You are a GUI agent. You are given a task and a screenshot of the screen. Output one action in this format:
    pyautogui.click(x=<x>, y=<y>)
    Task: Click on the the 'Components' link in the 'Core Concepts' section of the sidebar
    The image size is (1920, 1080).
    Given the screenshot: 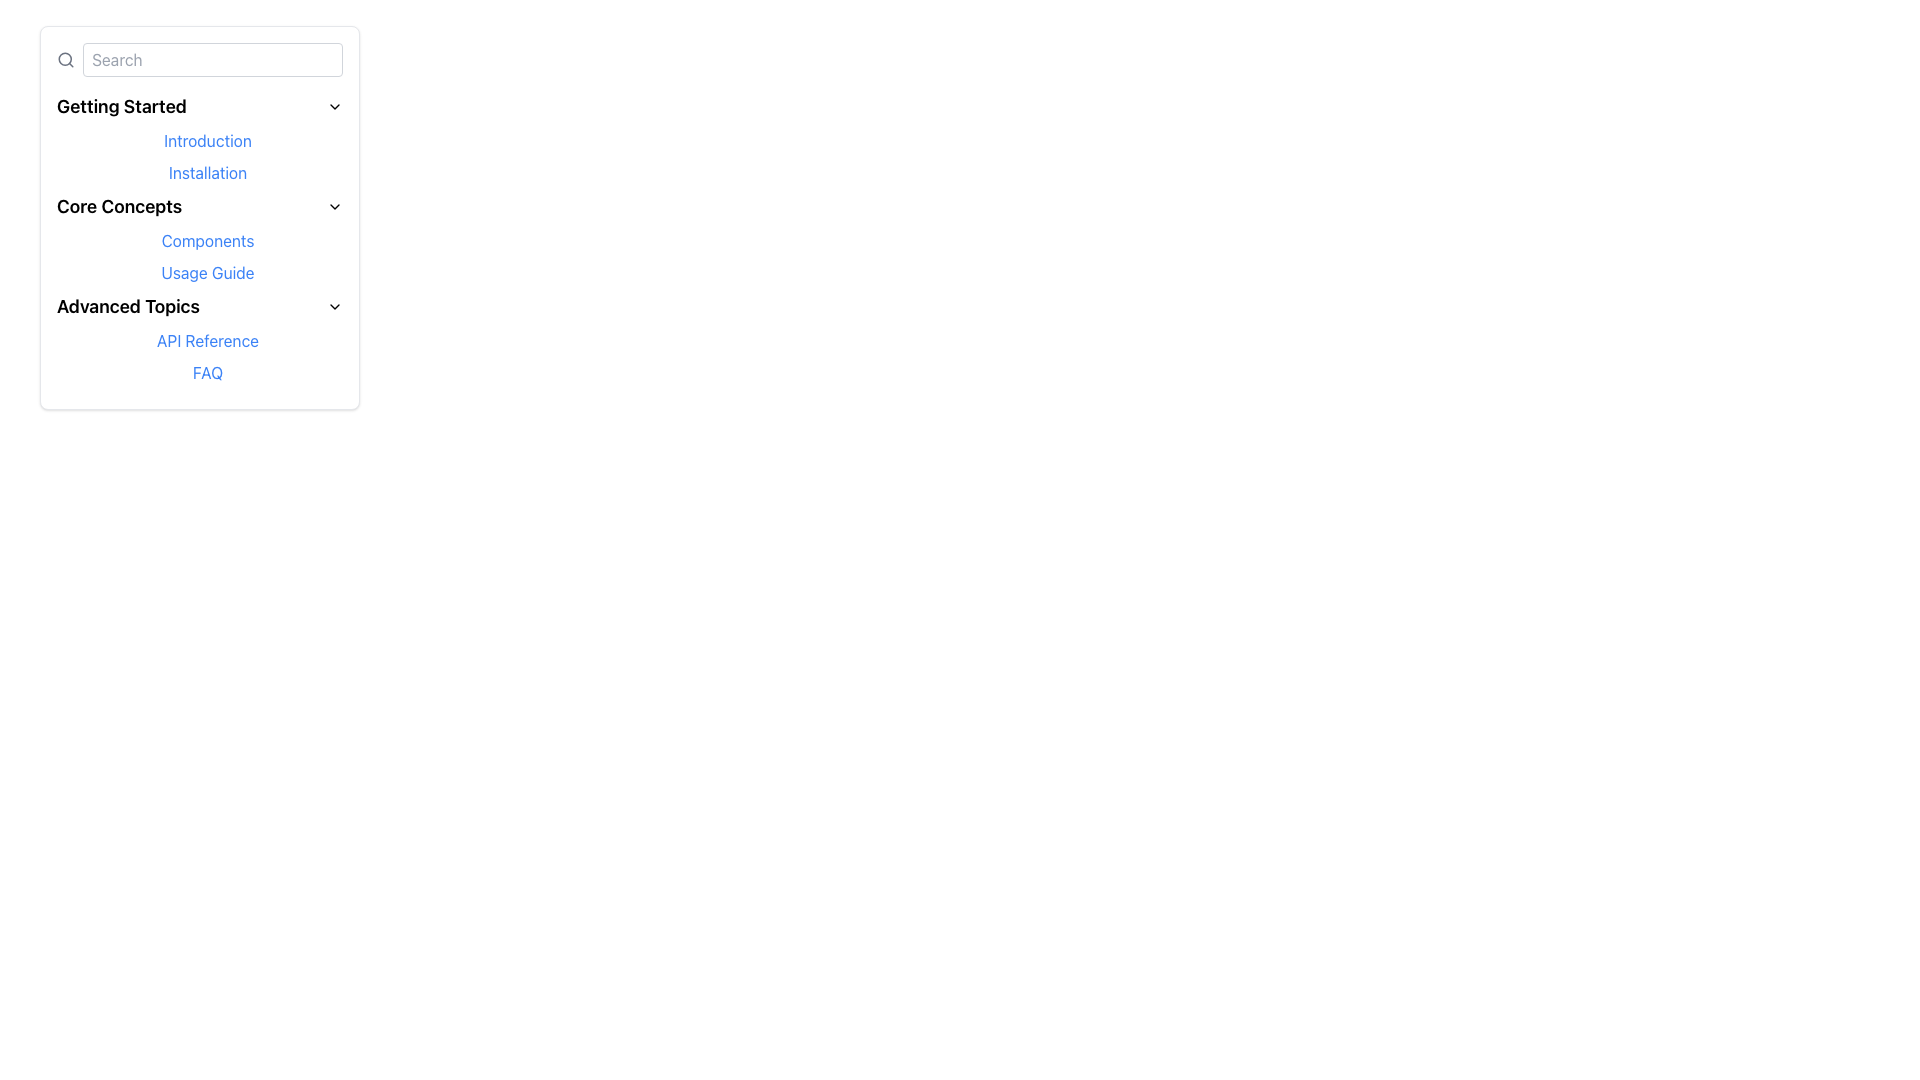 What is the action you would take?
    pyautogui.click(x=200, y=238)
    